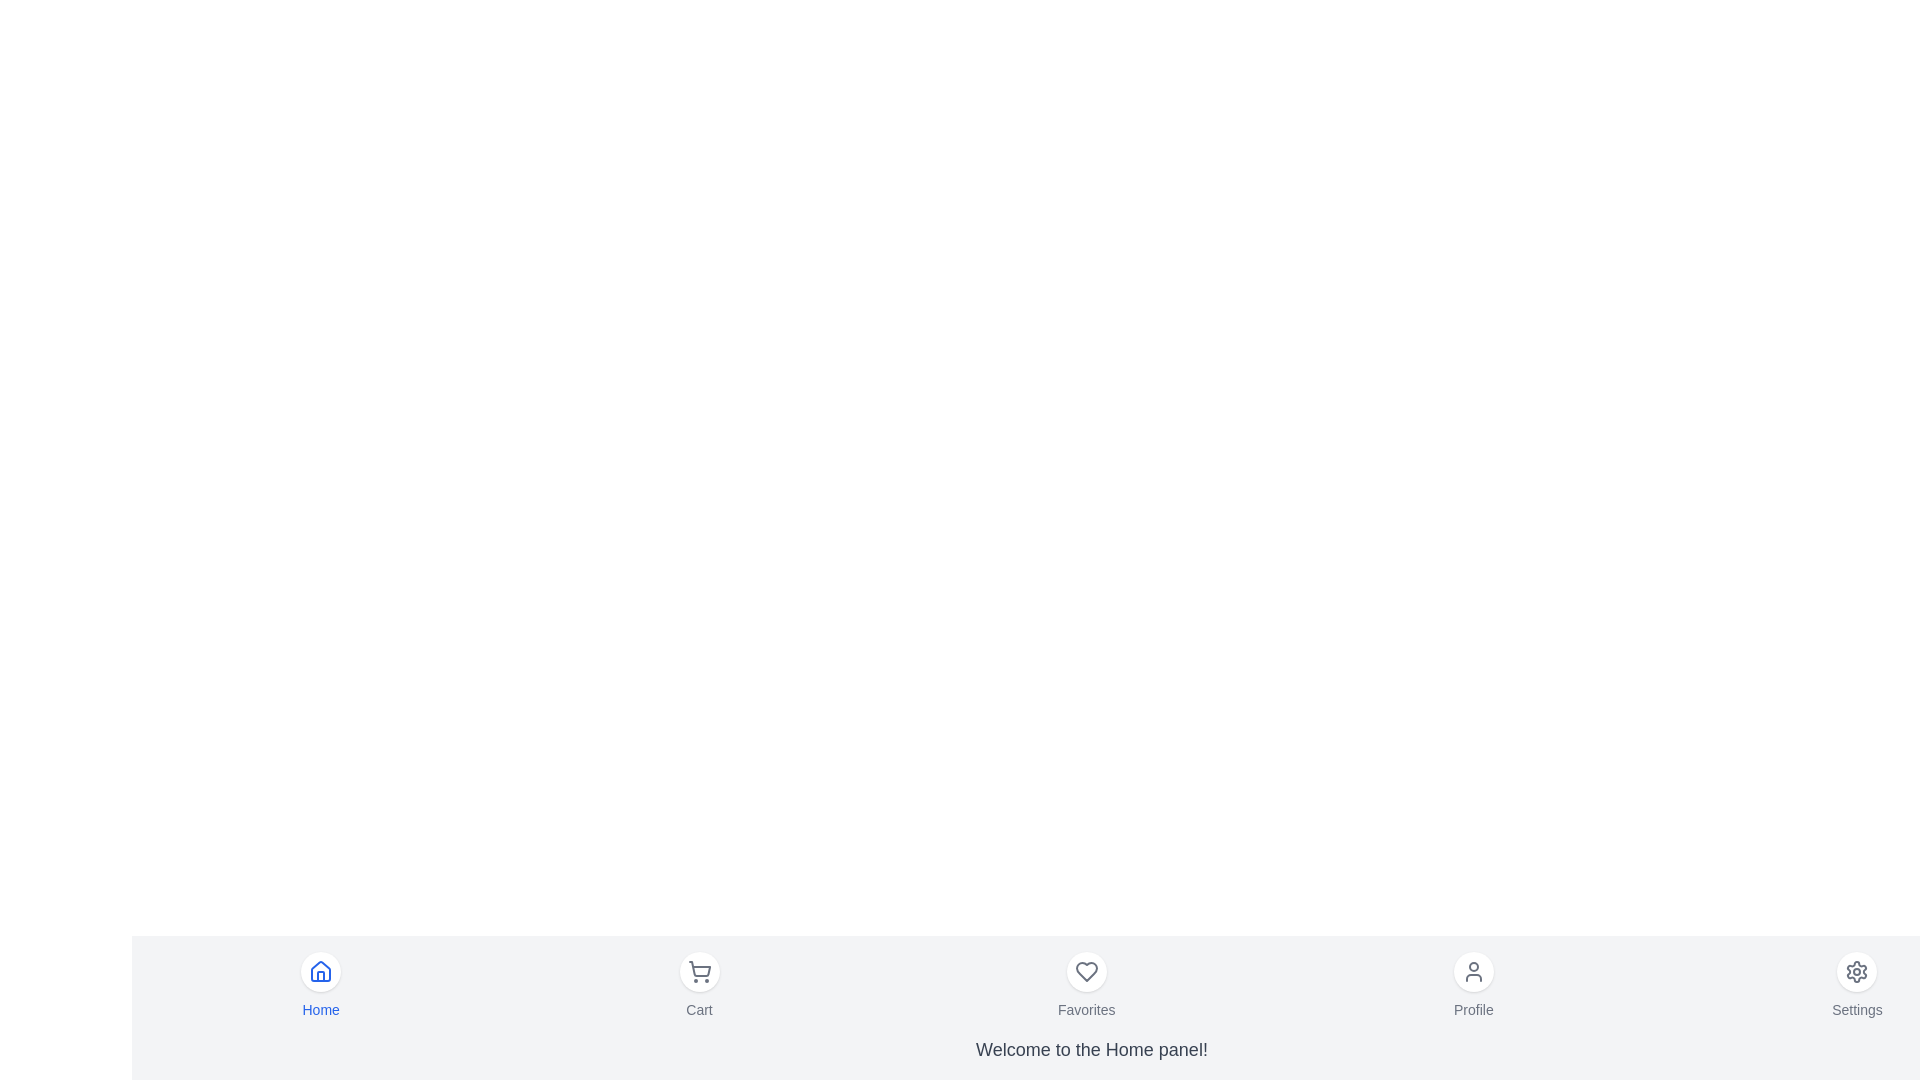 The width and height of the screenshot is (1920, 1080). Describe the element at coordinates (321, 985) in the screenshot. I see `the Home menu item to navigate to its respective section` at that location.